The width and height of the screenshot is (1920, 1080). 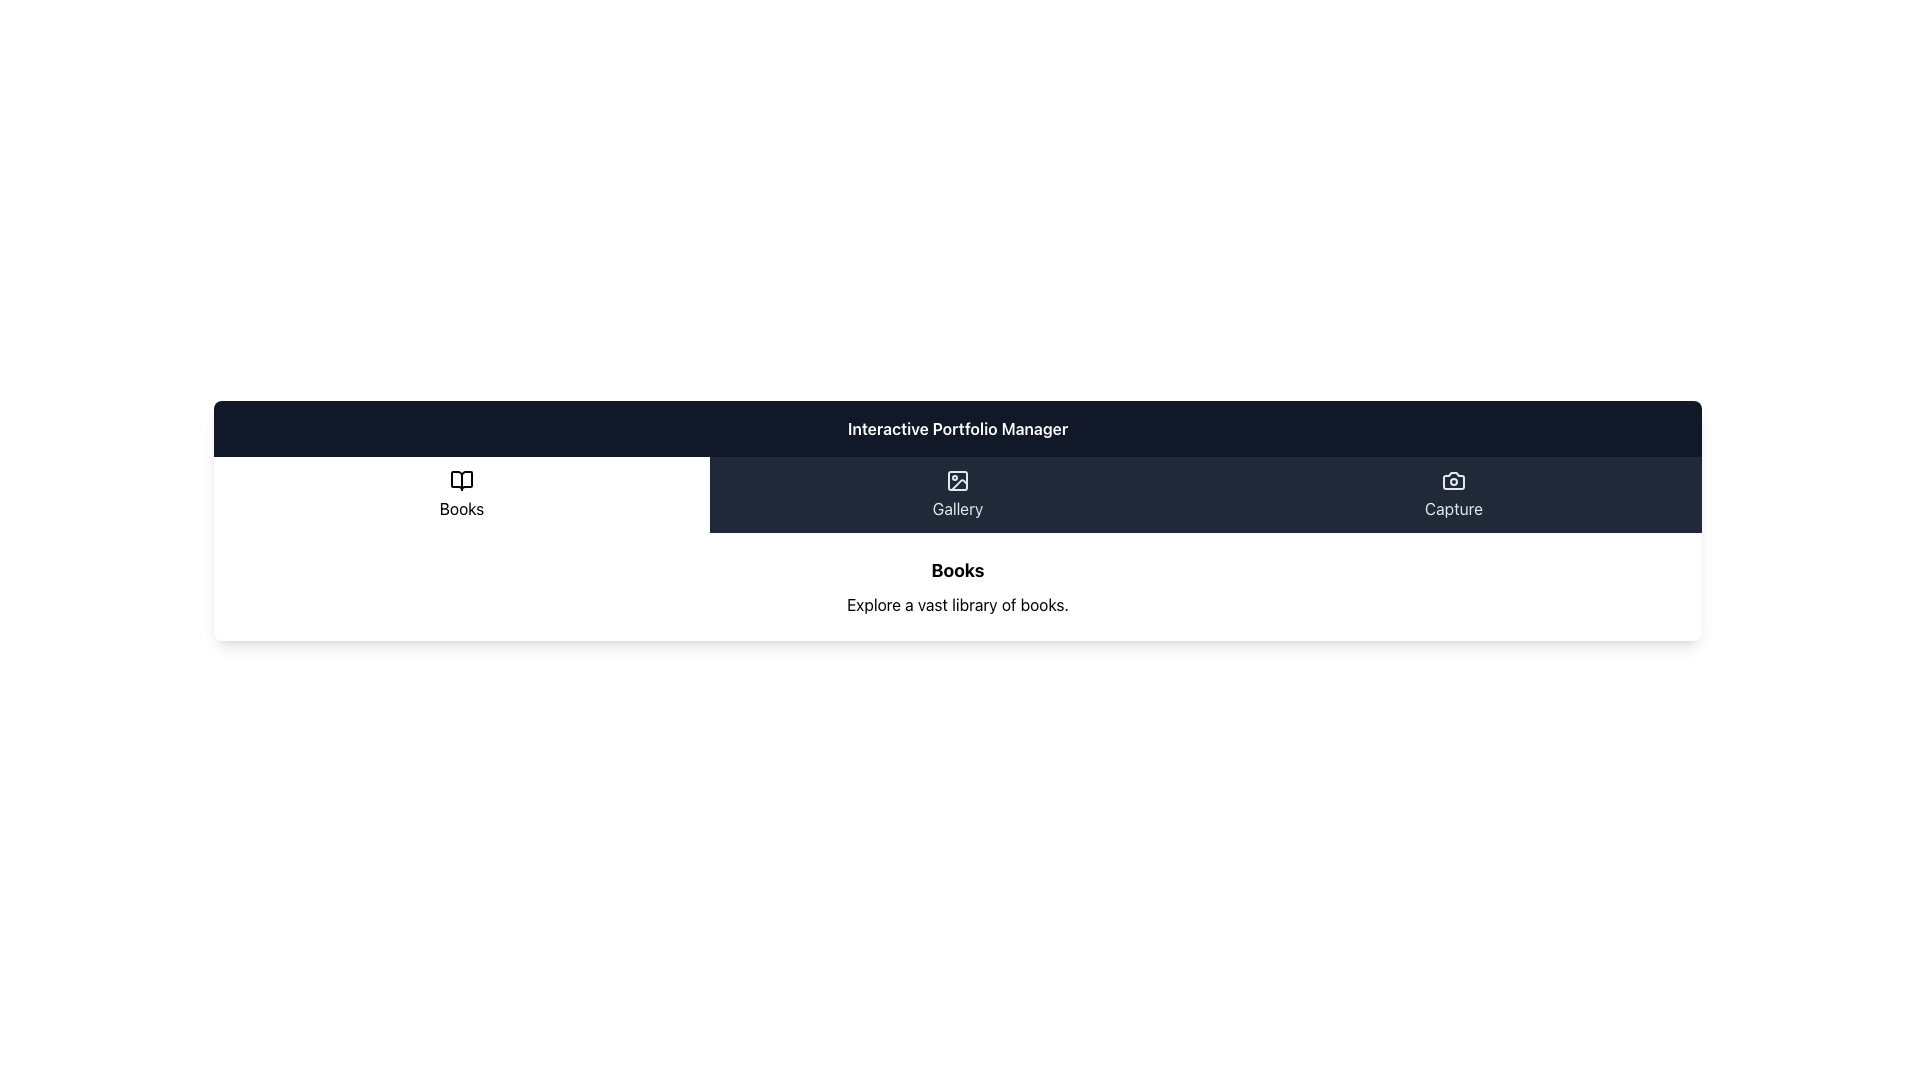 What do you see at coordinates (957, 494) in the screenshot?
I see `the second button in the group of three buttons, located between 'Books' and 'Capture'` at bounding box center [957, 494].